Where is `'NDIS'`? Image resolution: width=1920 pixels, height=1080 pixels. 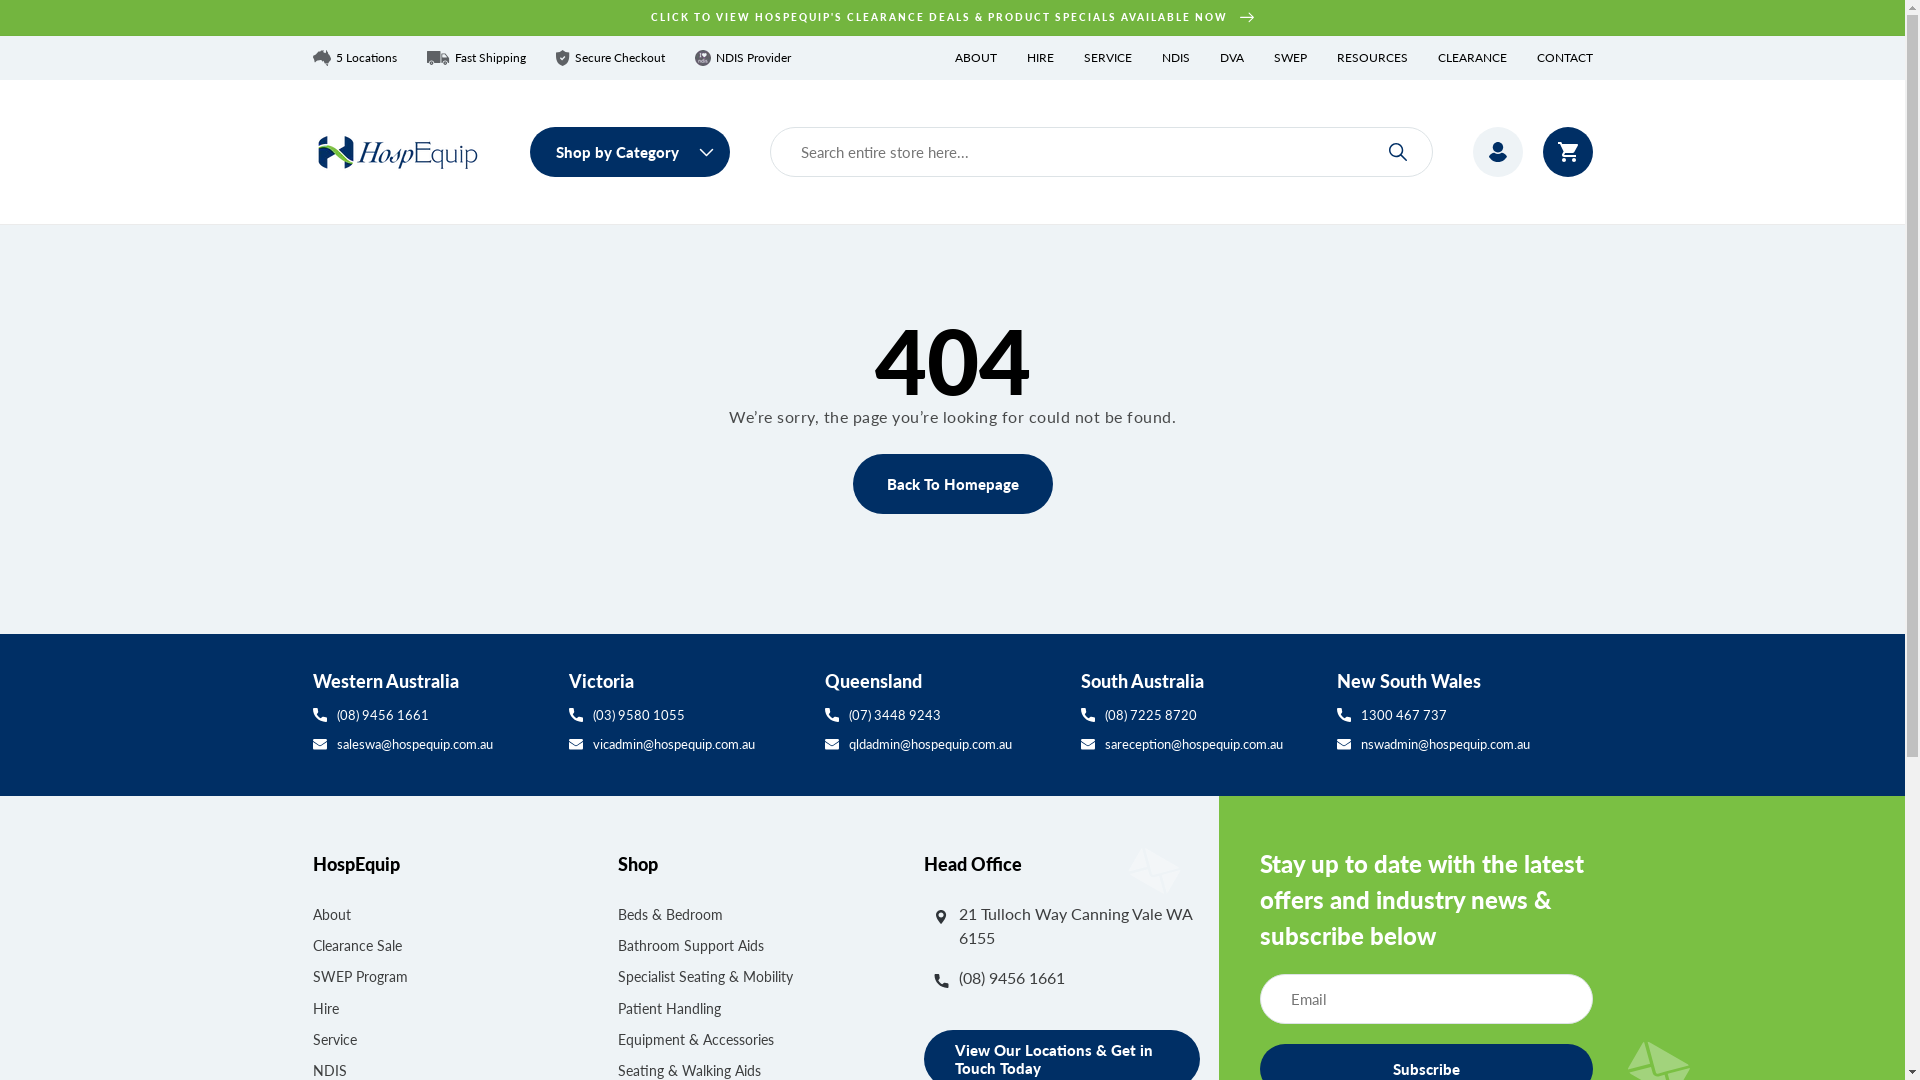
'NDIS' is located at coordinates (1161, 56).